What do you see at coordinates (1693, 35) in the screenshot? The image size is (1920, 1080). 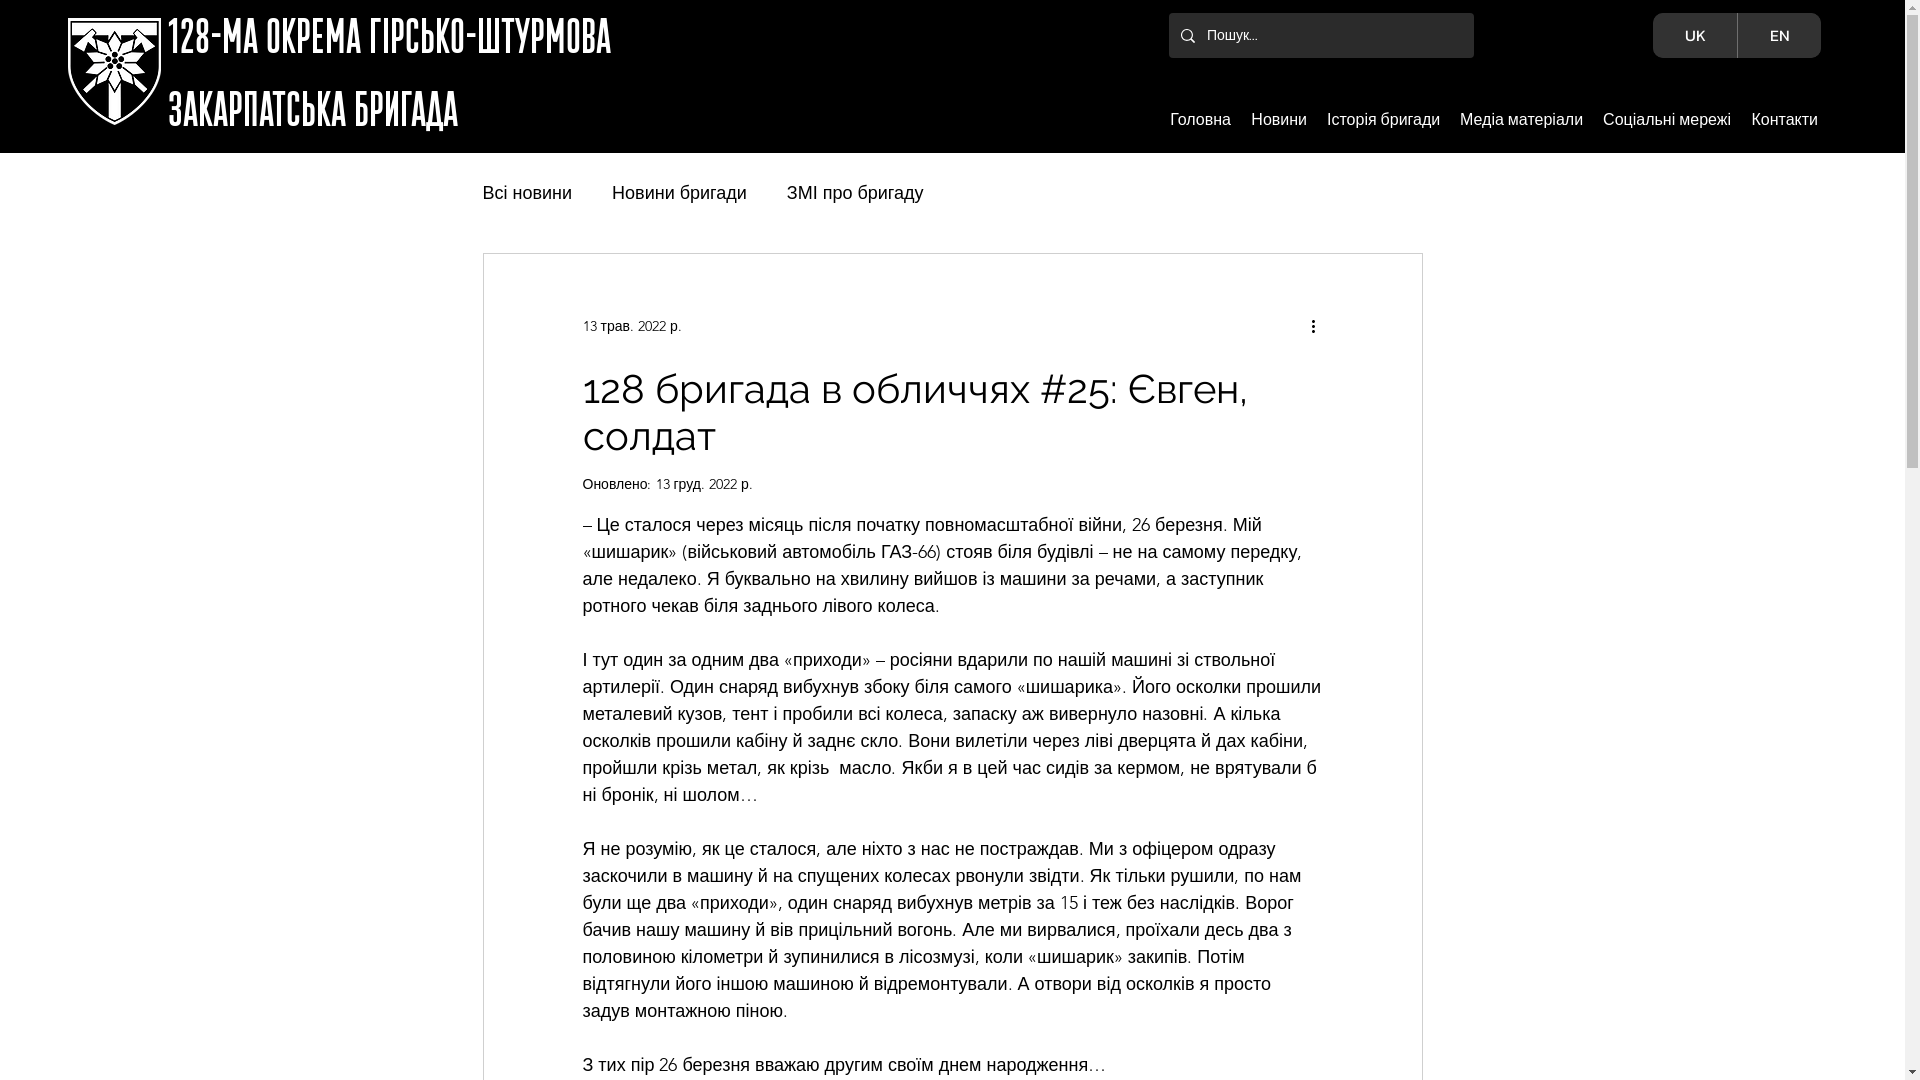 I see `'UK'` at bounding box center [1693, 35].